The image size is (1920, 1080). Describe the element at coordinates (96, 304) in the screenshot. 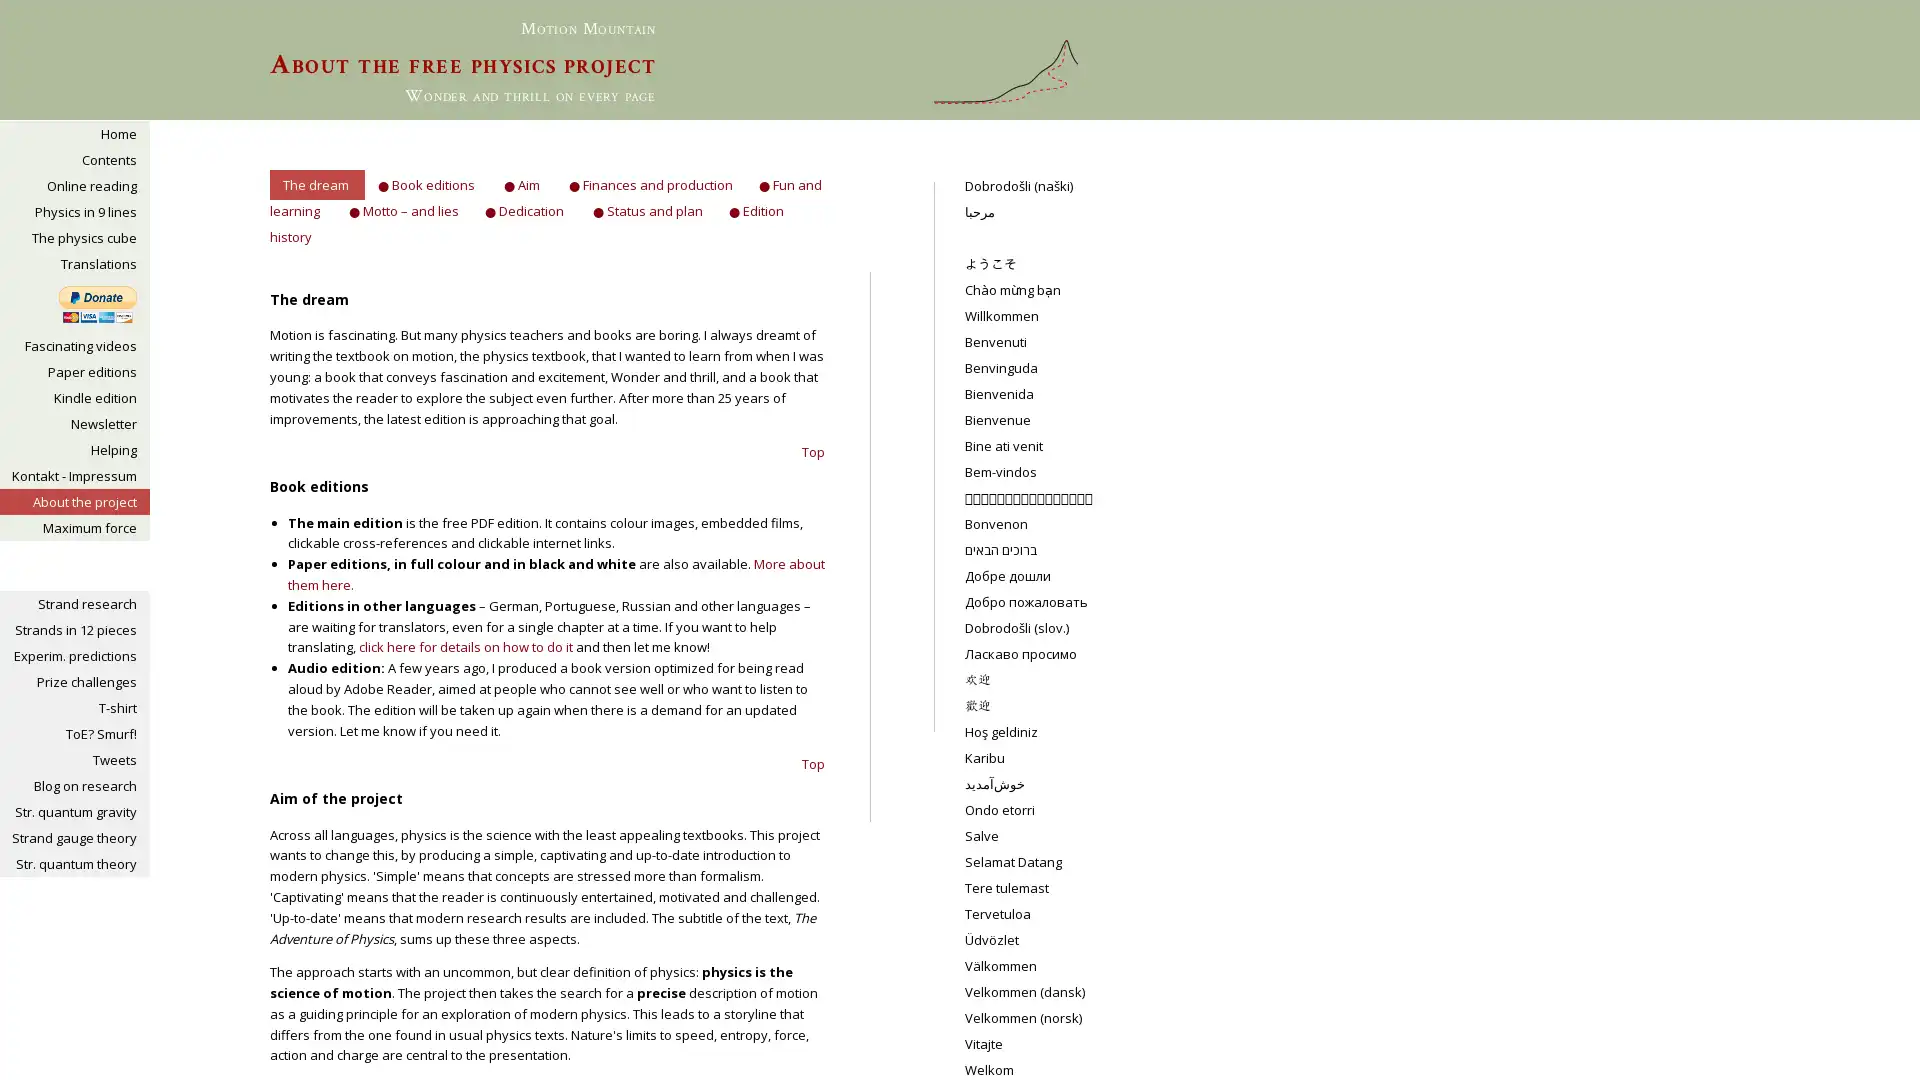

I see `| Donate Button |` at that location.